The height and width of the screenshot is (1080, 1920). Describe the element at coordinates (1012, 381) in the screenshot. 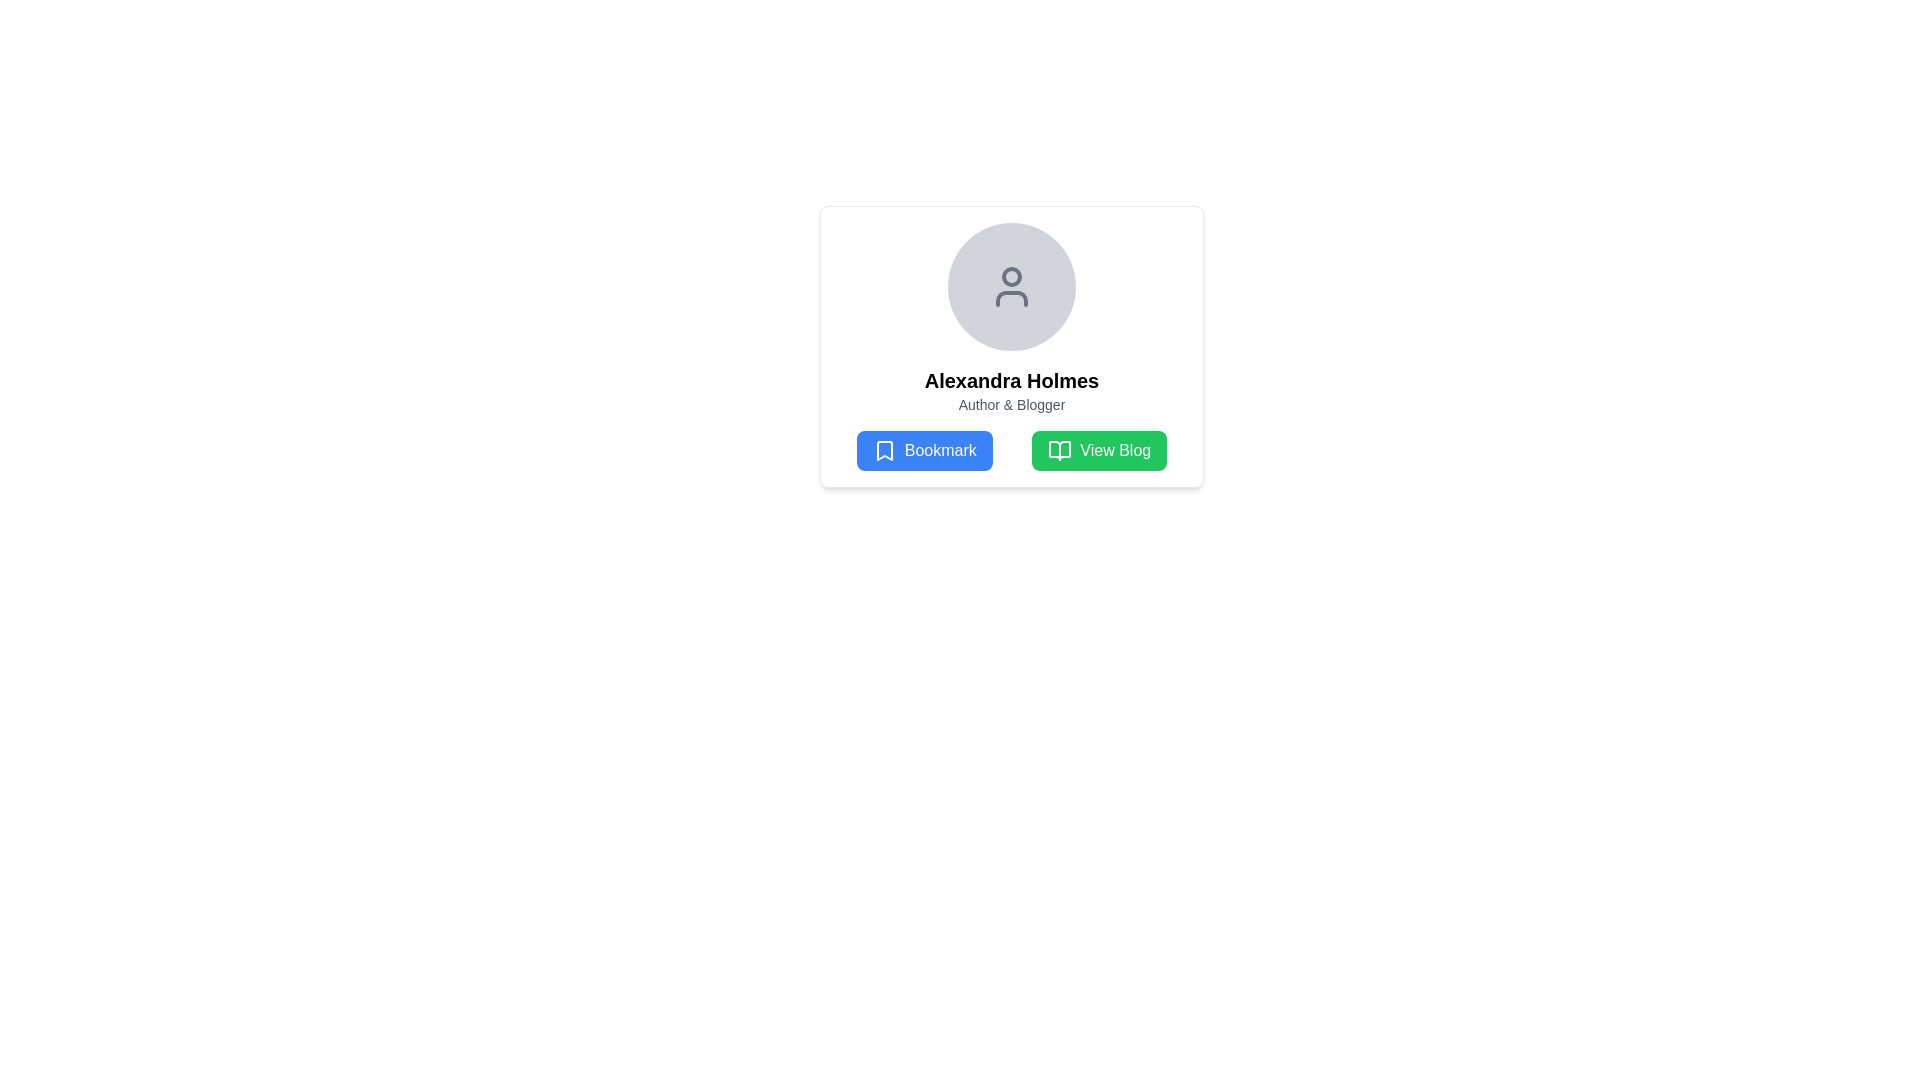

I see `the profile title text display, which is positioned below the circular avatar and above the descriptive text 'Author & Blogger'` at that location.